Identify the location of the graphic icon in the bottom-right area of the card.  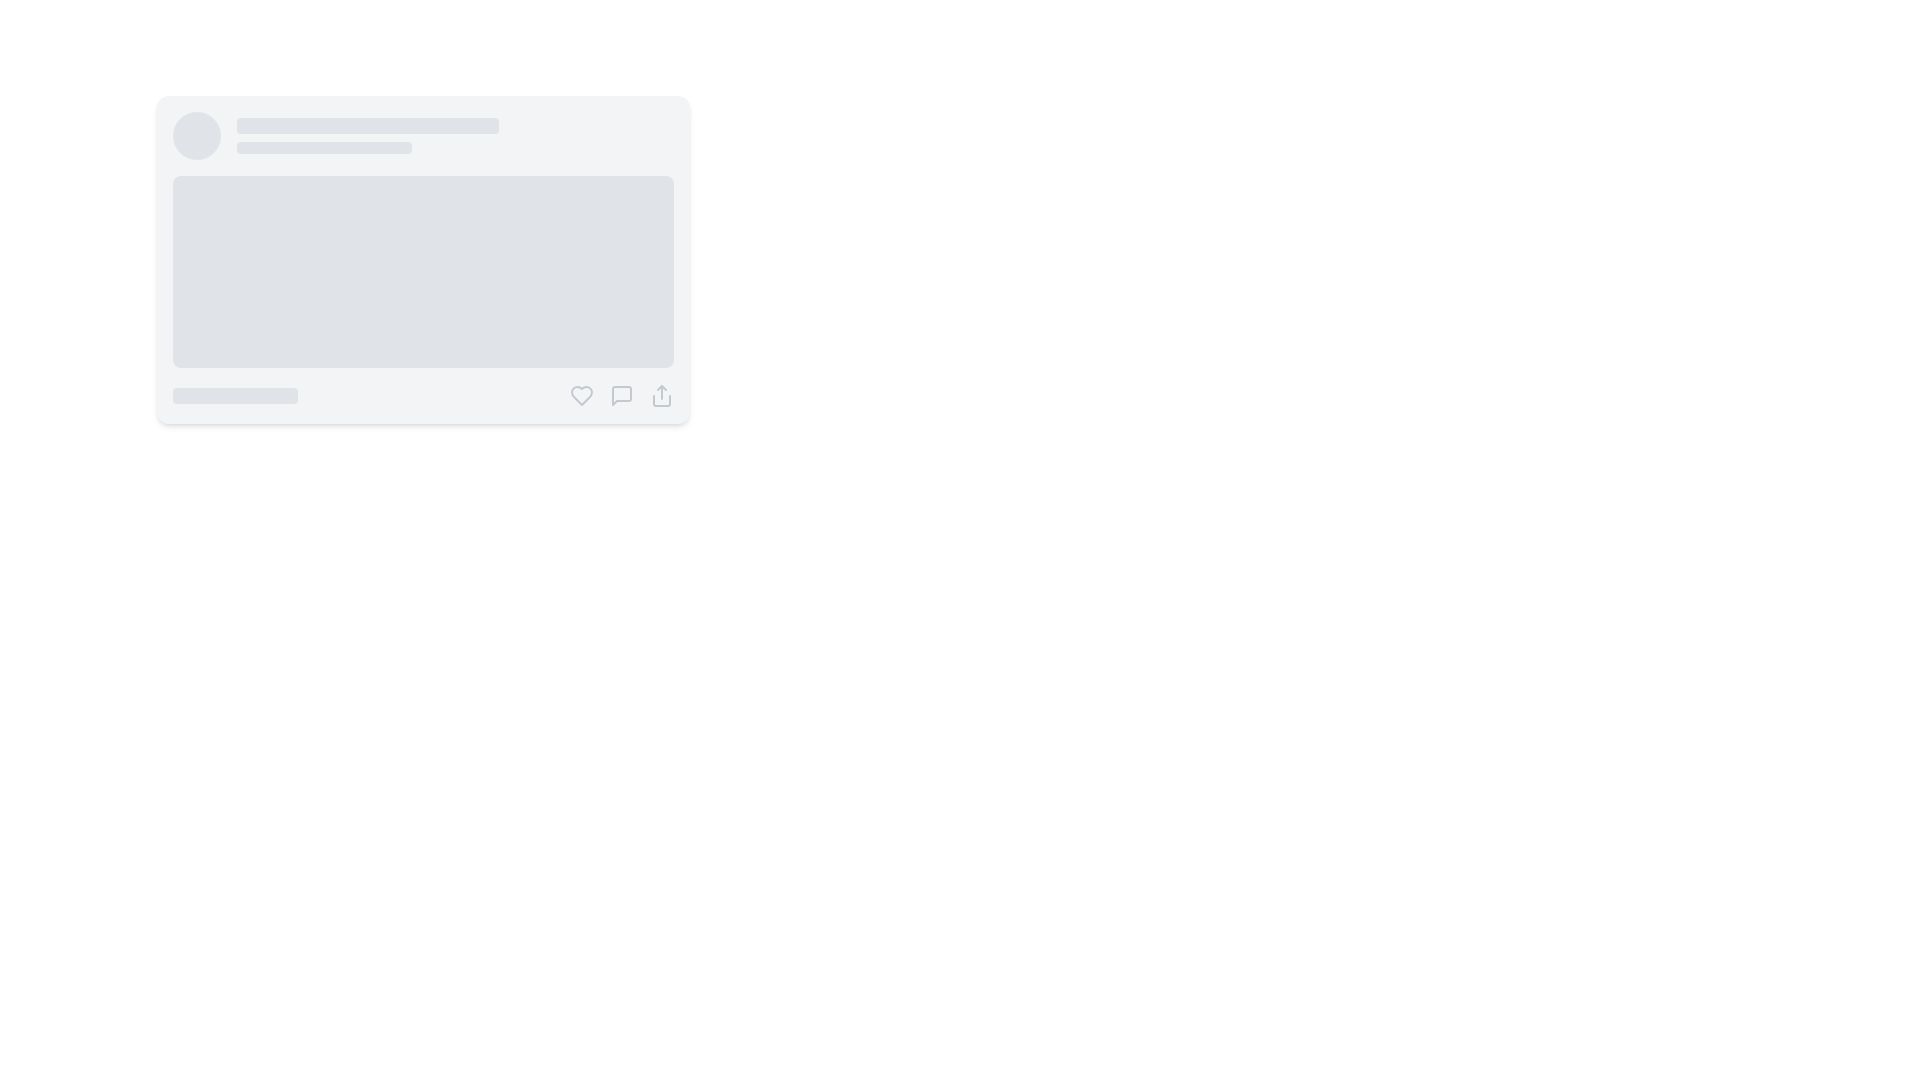
(580, 396).